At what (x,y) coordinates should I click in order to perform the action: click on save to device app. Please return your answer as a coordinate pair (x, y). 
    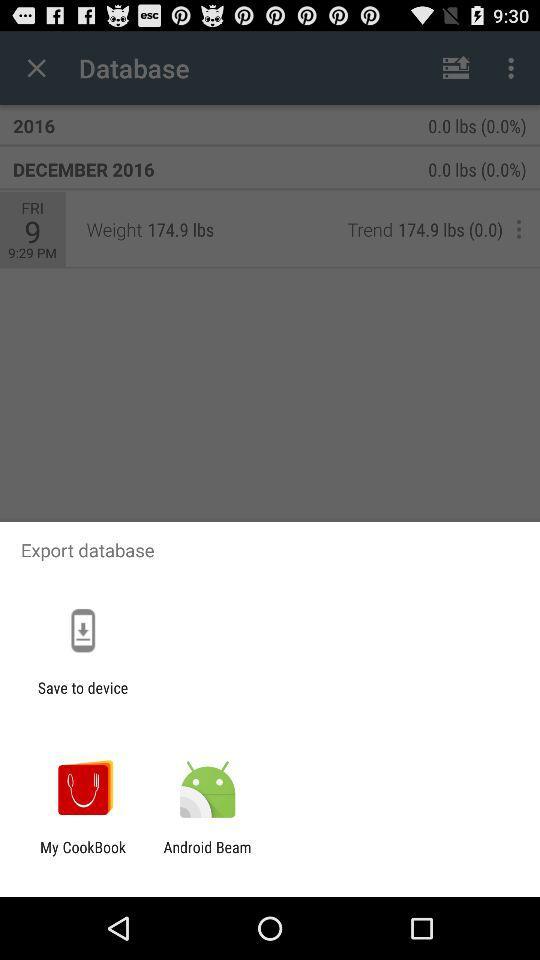
    Looking at the image, I should click on (82, 696).